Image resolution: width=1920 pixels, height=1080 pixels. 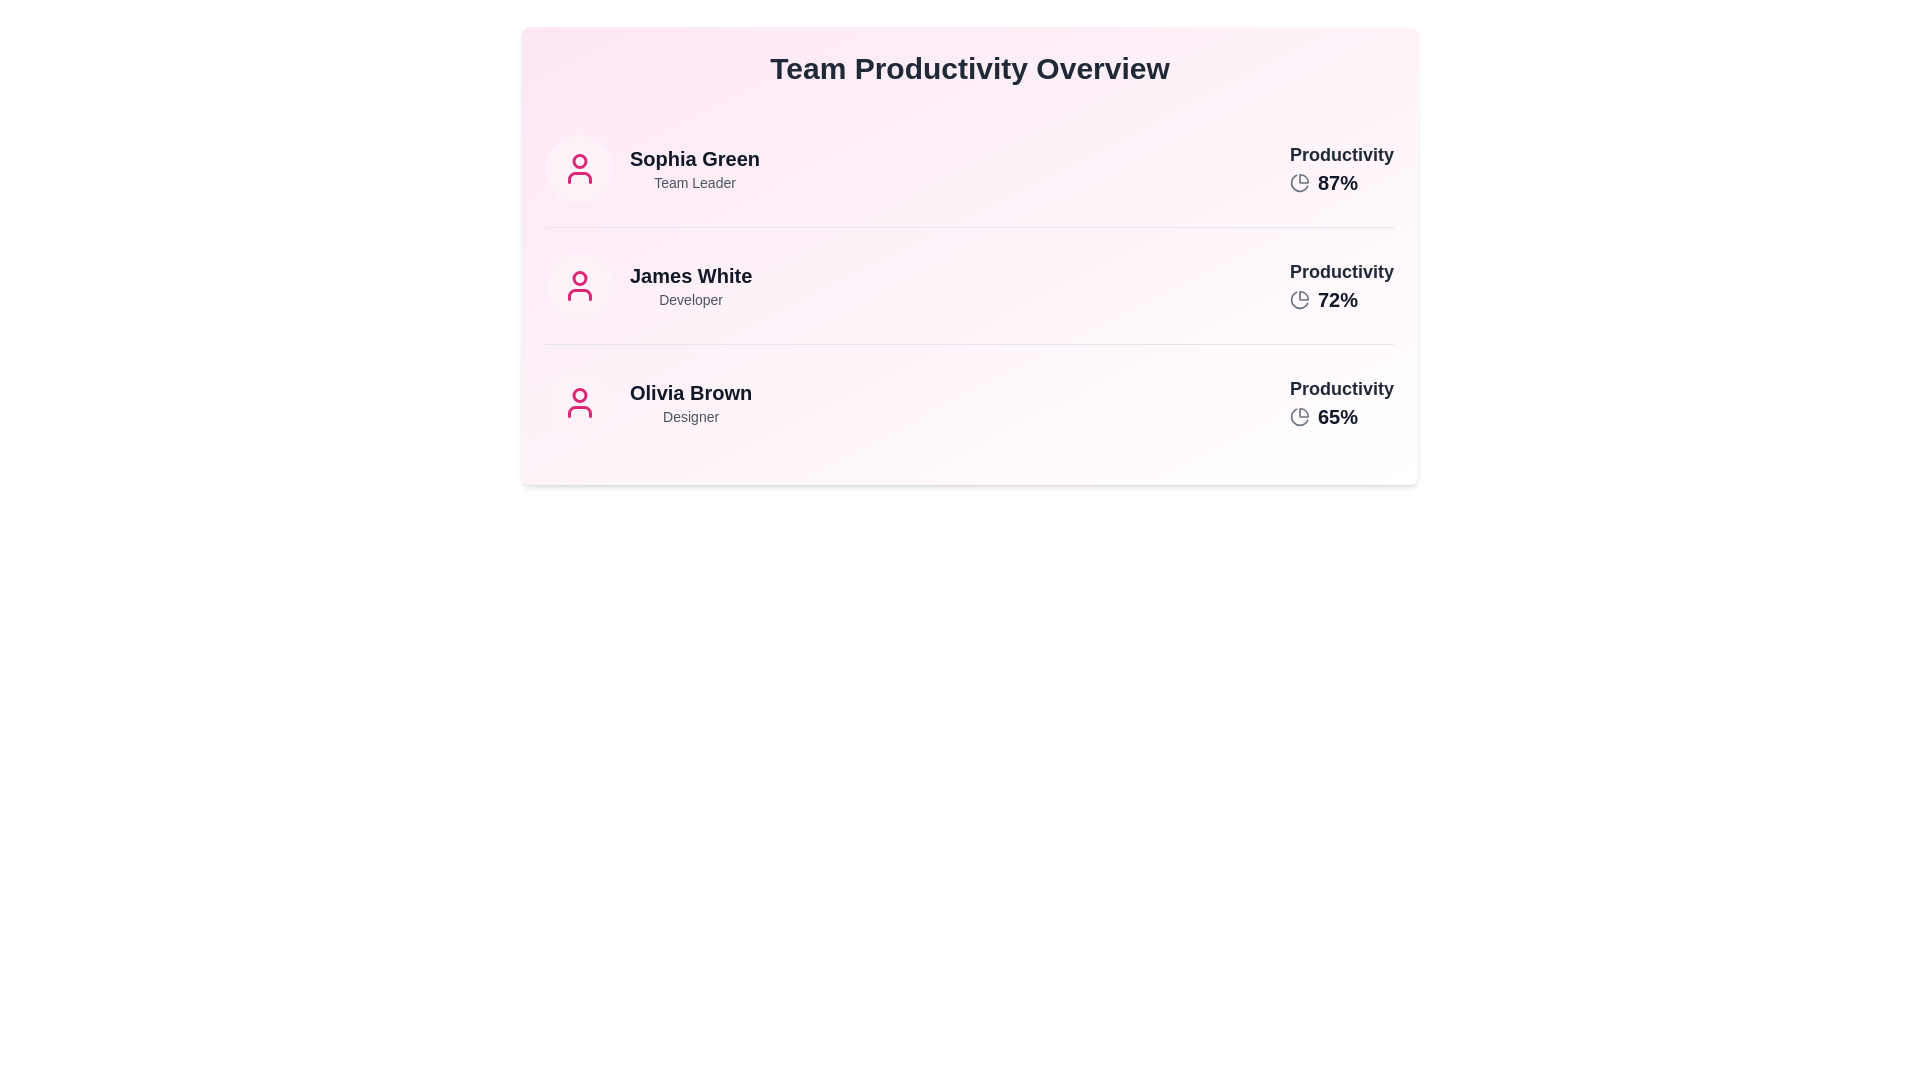 What do you see at coordinates (691, 402) in the screenshot?
I see `the text display element that shows 'Olivia Brown' and 'Designer' in the 'Team Productivity Overview' section, specifically the third row of people profiles` at bounding box center [691, 402].